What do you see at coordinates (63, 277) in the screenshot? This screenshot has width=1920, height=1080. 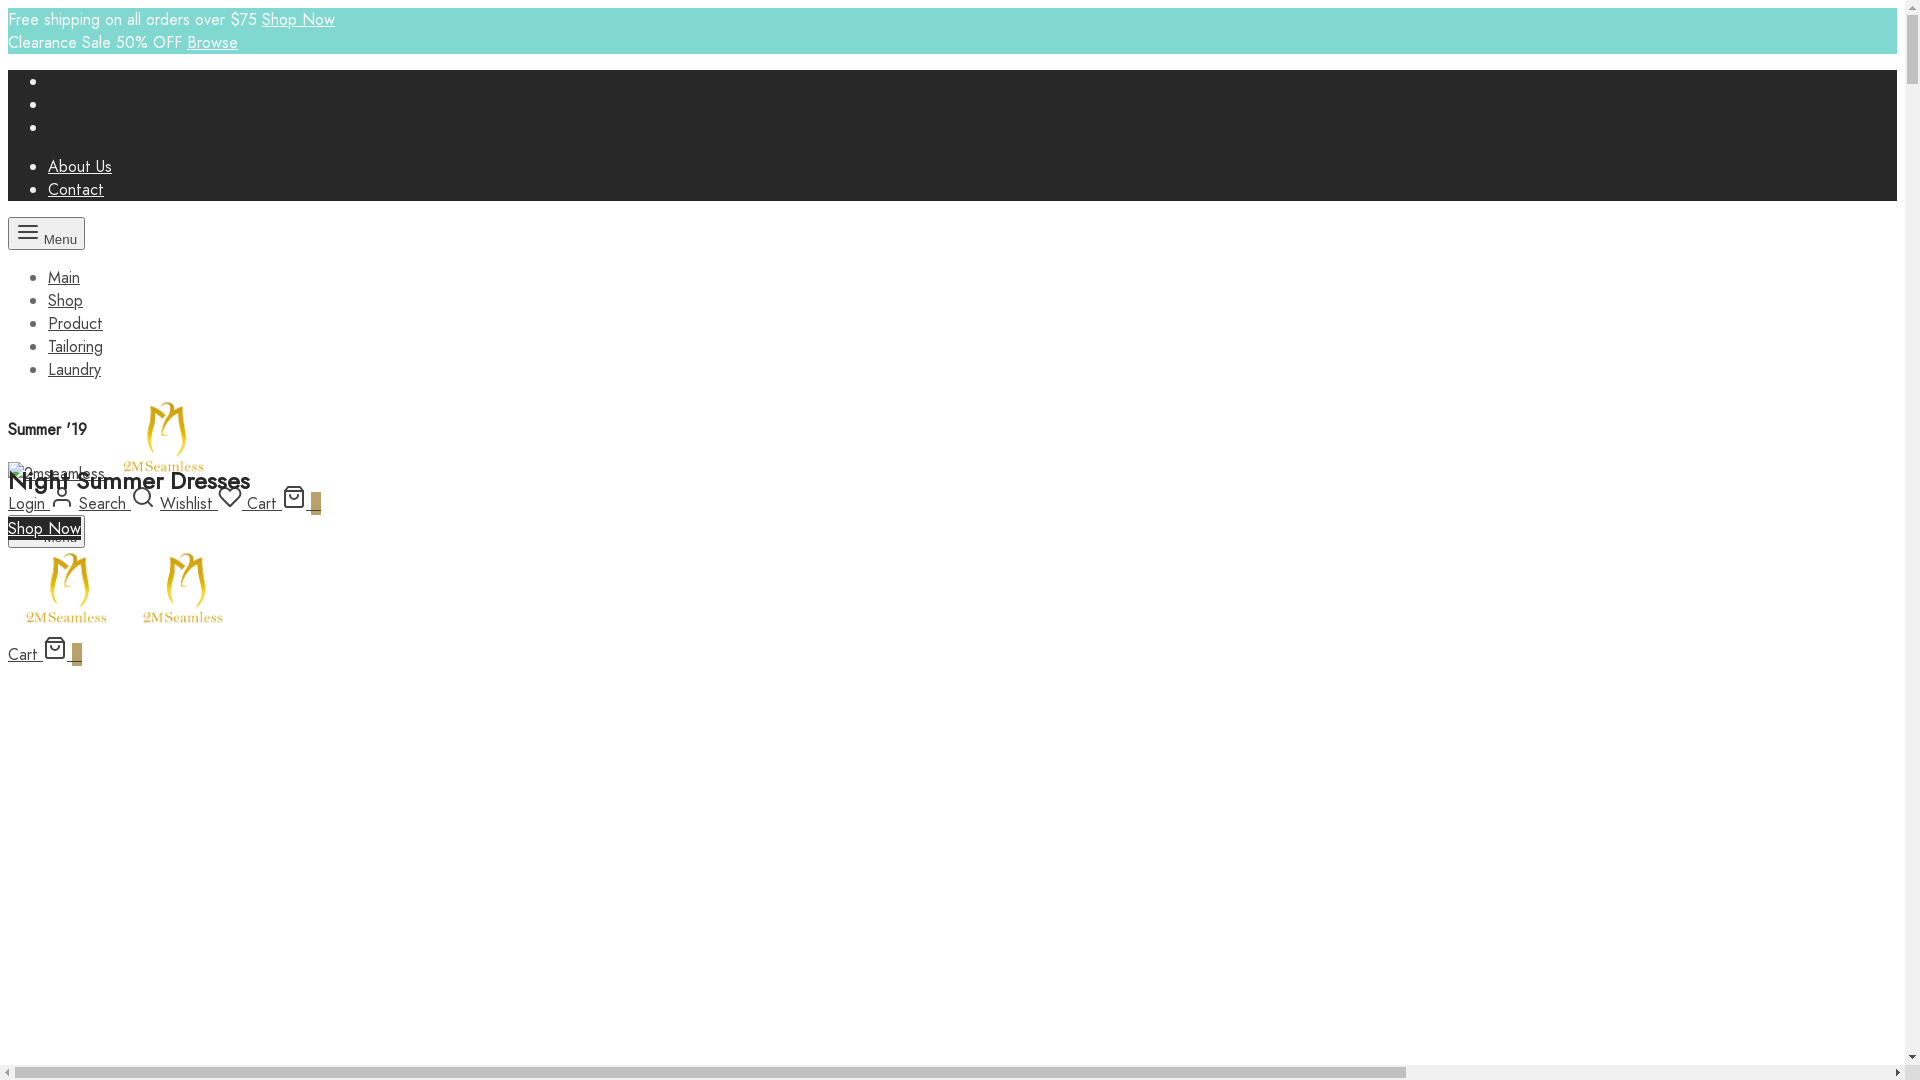 I see `'Main'` at bounding box center [63, 277].